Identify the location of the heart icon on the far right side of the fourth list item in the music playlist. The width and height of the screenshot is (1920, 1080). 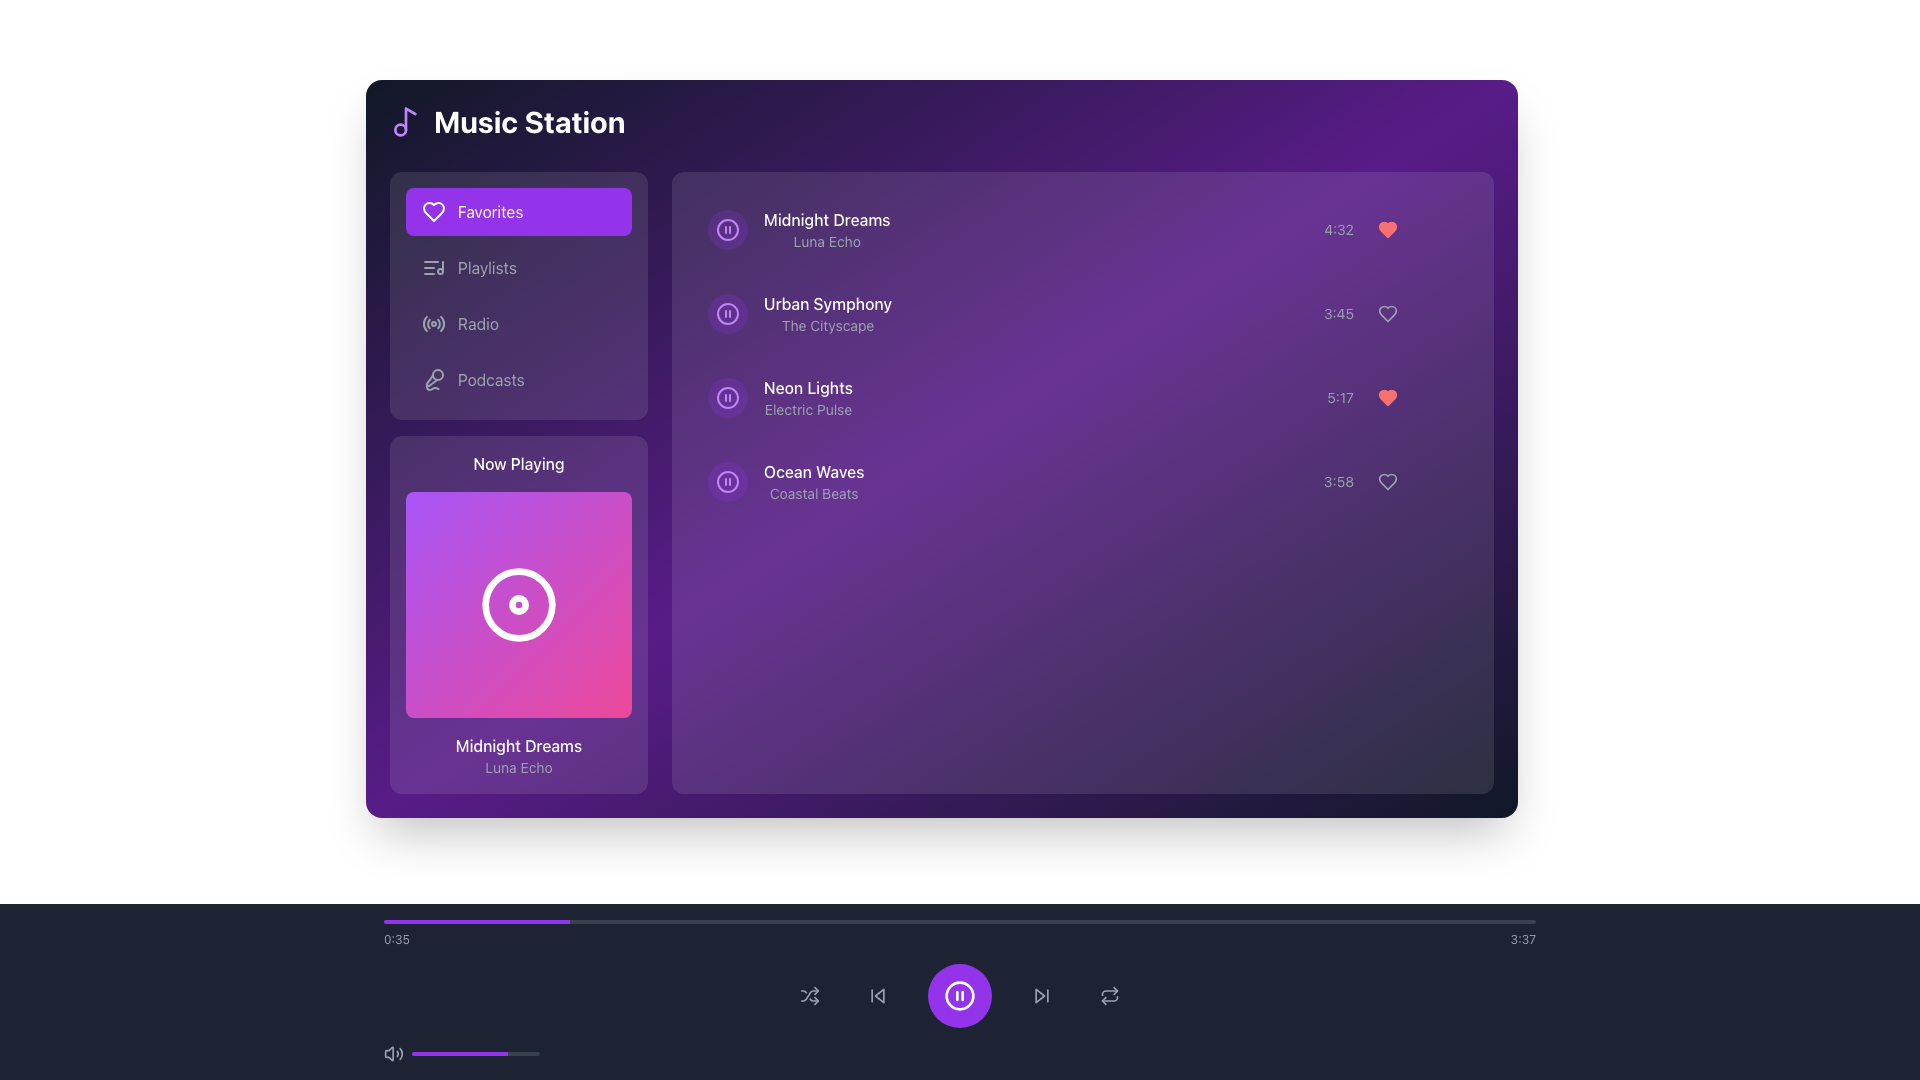
(1386, 482).